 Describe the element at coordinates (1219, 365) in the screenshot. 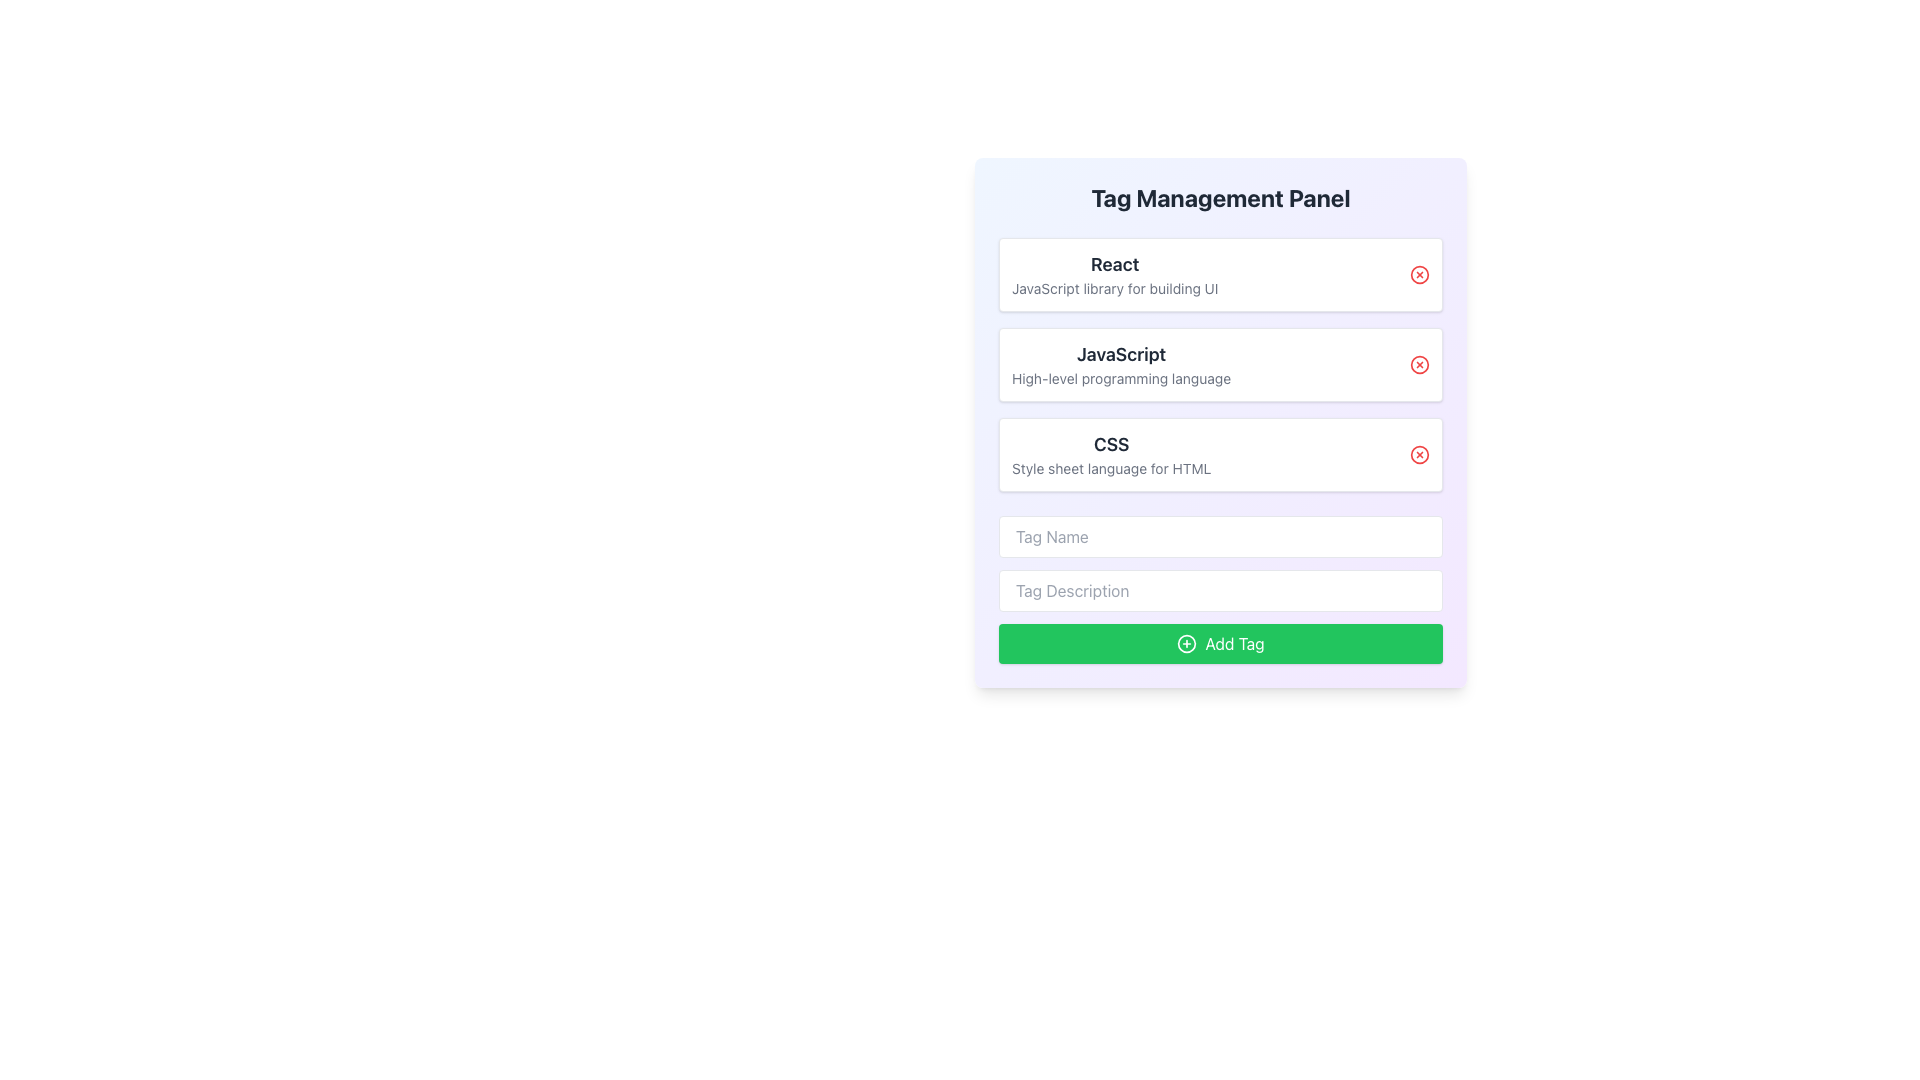

I see `details of the tag entry in the Tag Management Panel, specifically the second row between 'React' and 'CSS'` at that location.